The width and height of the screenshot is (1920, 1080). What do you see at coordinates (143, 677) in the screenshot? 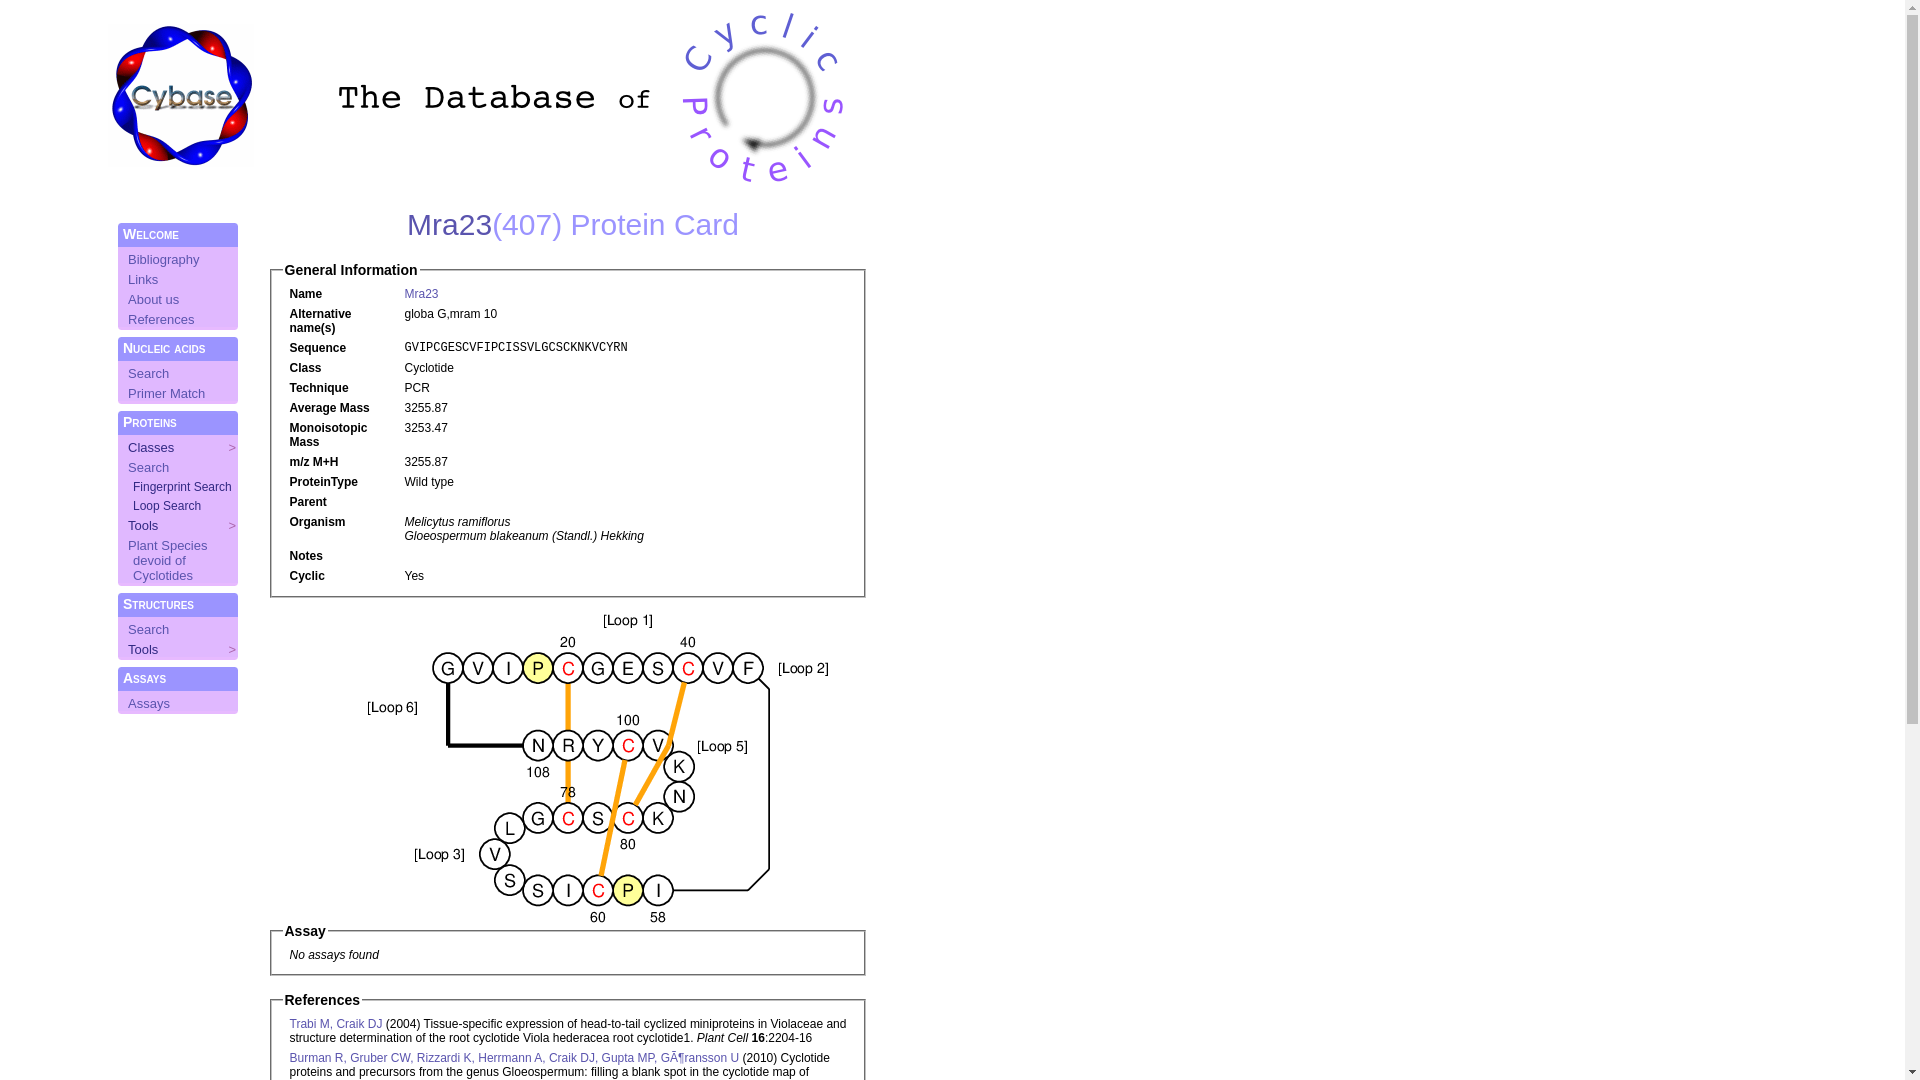
I see `'Assays'` at bounding box center [143, 677].